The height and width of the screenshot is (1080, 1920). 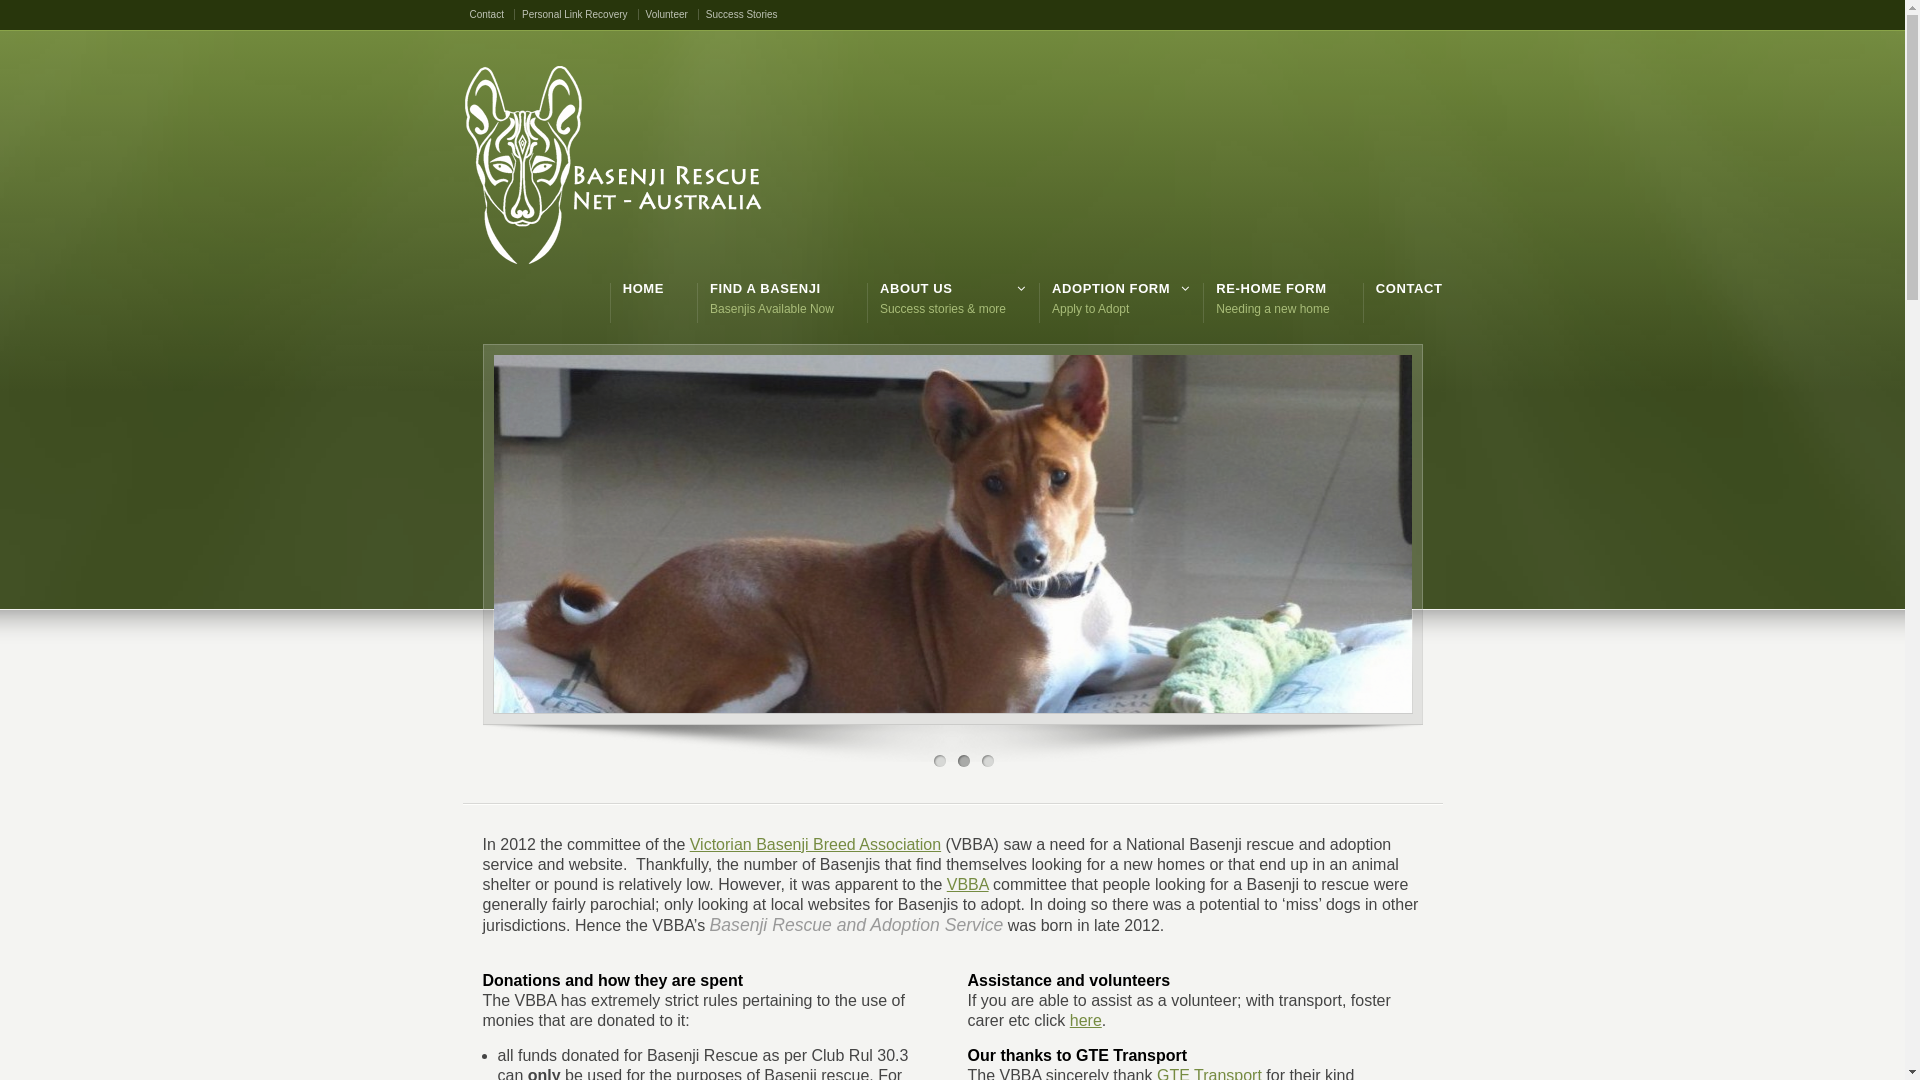 What do you see at coordinates (492, 14) in the screenshot?
I see `'Contact'` at bounding box center [492, 14].